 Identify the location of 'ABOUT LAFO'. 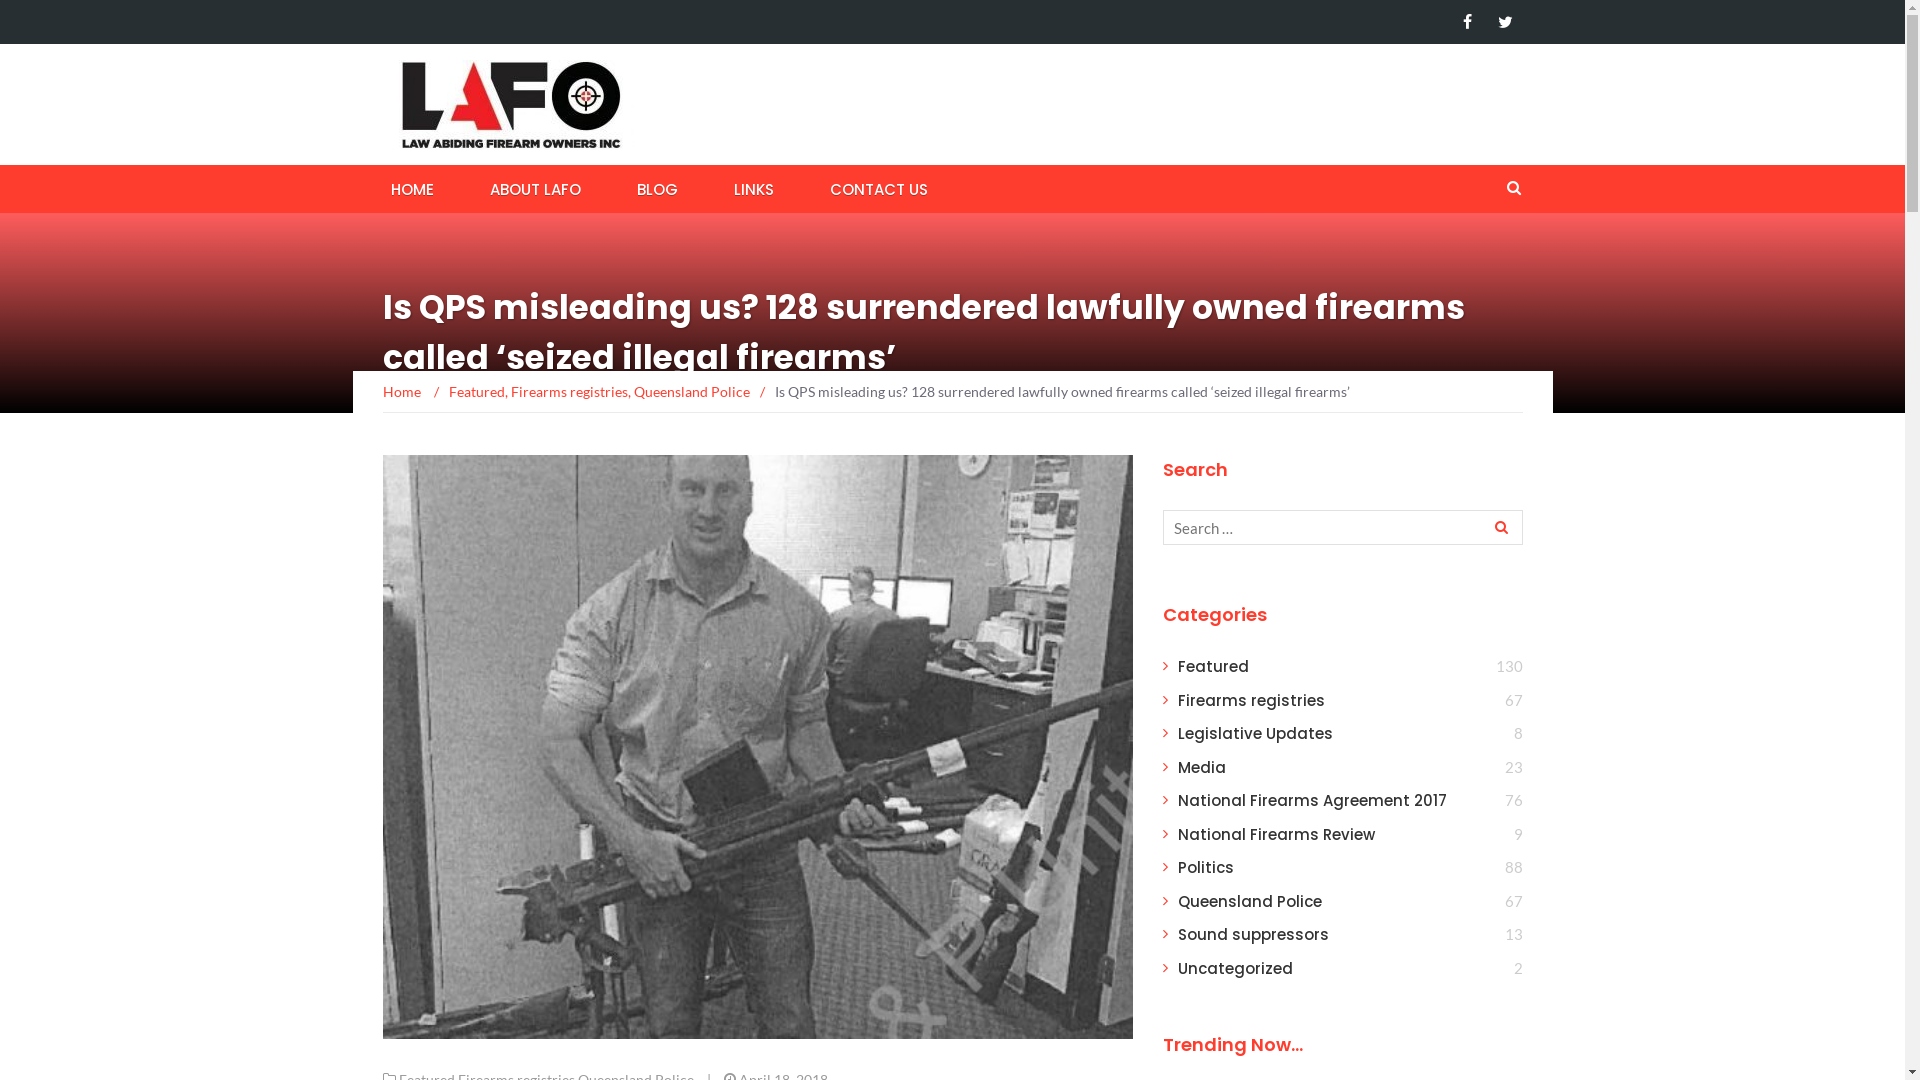
(481, 188).